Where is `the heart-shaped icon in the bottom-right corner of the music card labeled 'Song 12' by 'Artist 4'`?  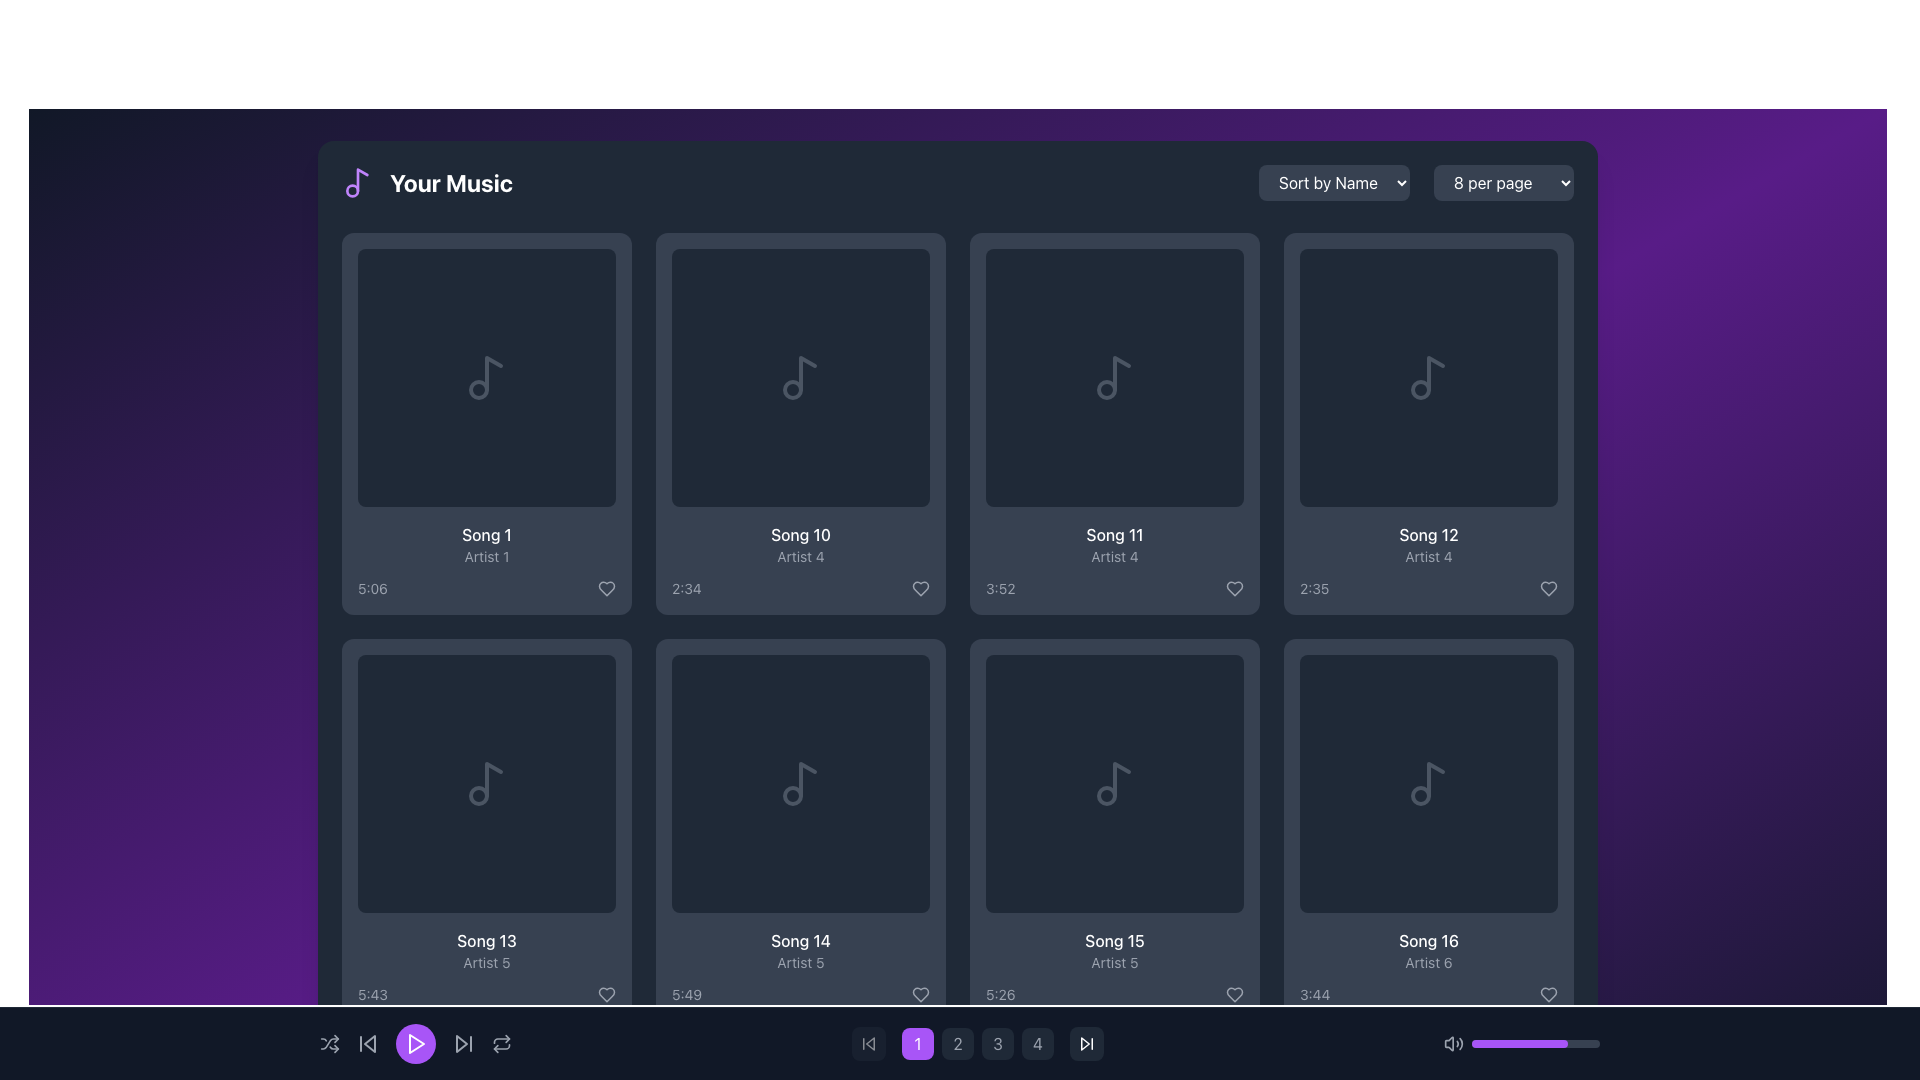 the heart-shaped icon in the bottom-right corner of the music card labeled 'Song 12' by 'Artist 4' is located at coordinates (1548, 588).